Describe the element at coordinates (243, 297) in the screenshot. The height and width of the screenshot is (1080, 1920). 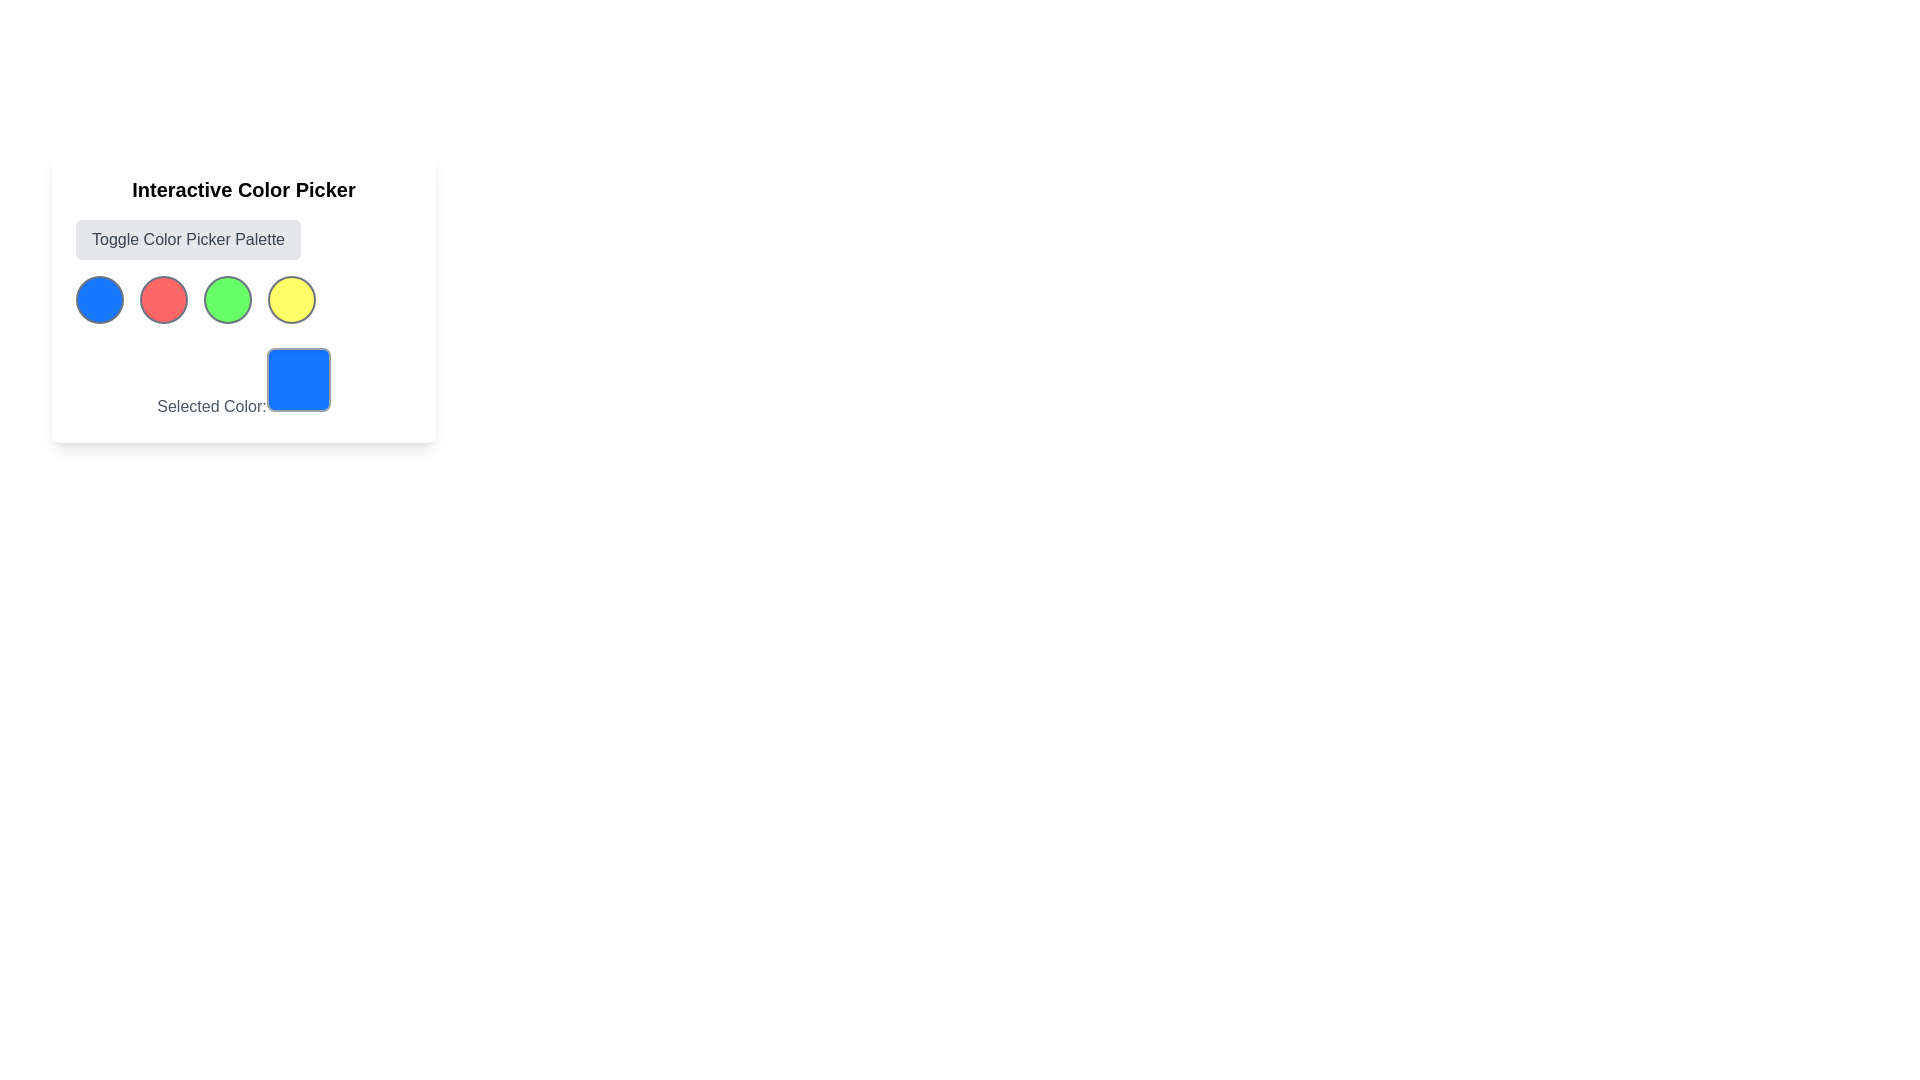
I see `the vibrant green interactive color selection button, which is the third circle in the row of color picker options` at that location.